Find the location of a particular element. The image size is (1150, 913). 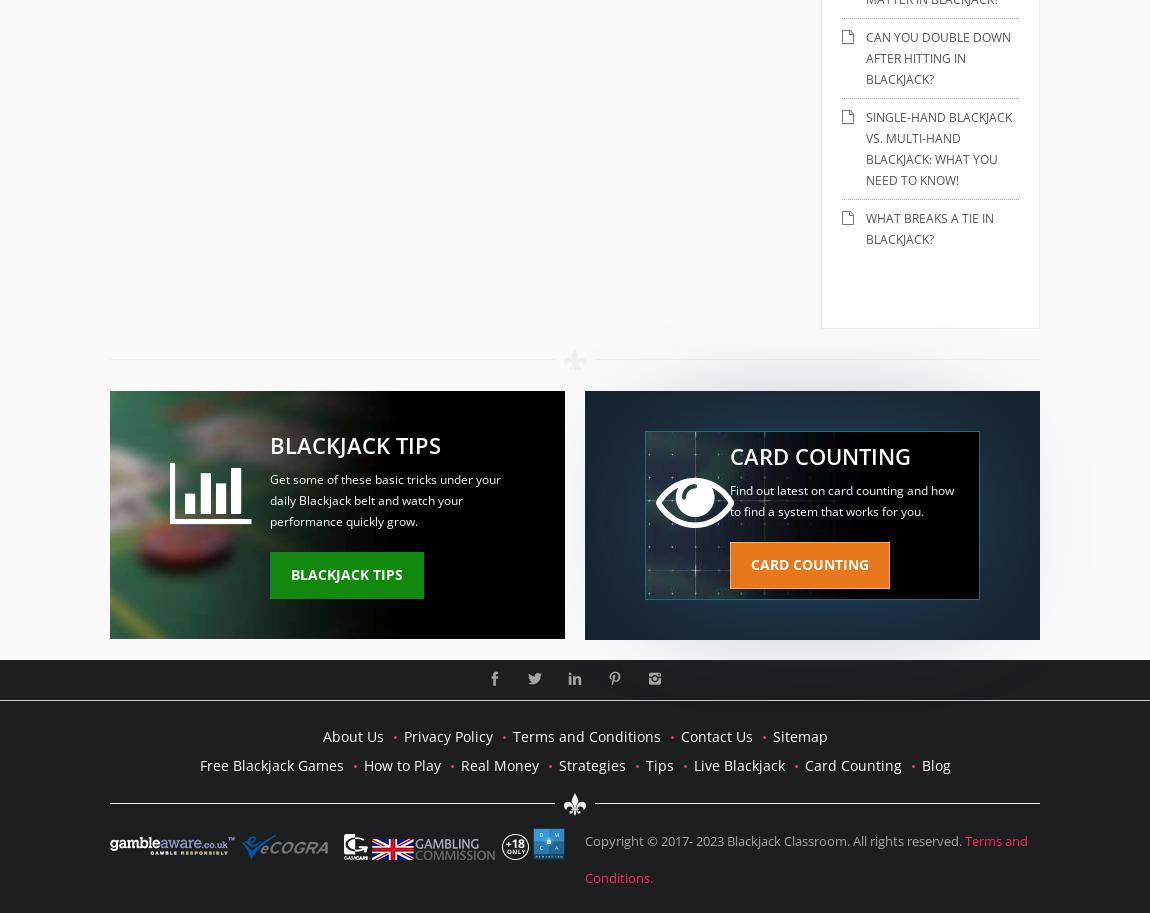

'Sitemap' is located at coordinates (798, 734).